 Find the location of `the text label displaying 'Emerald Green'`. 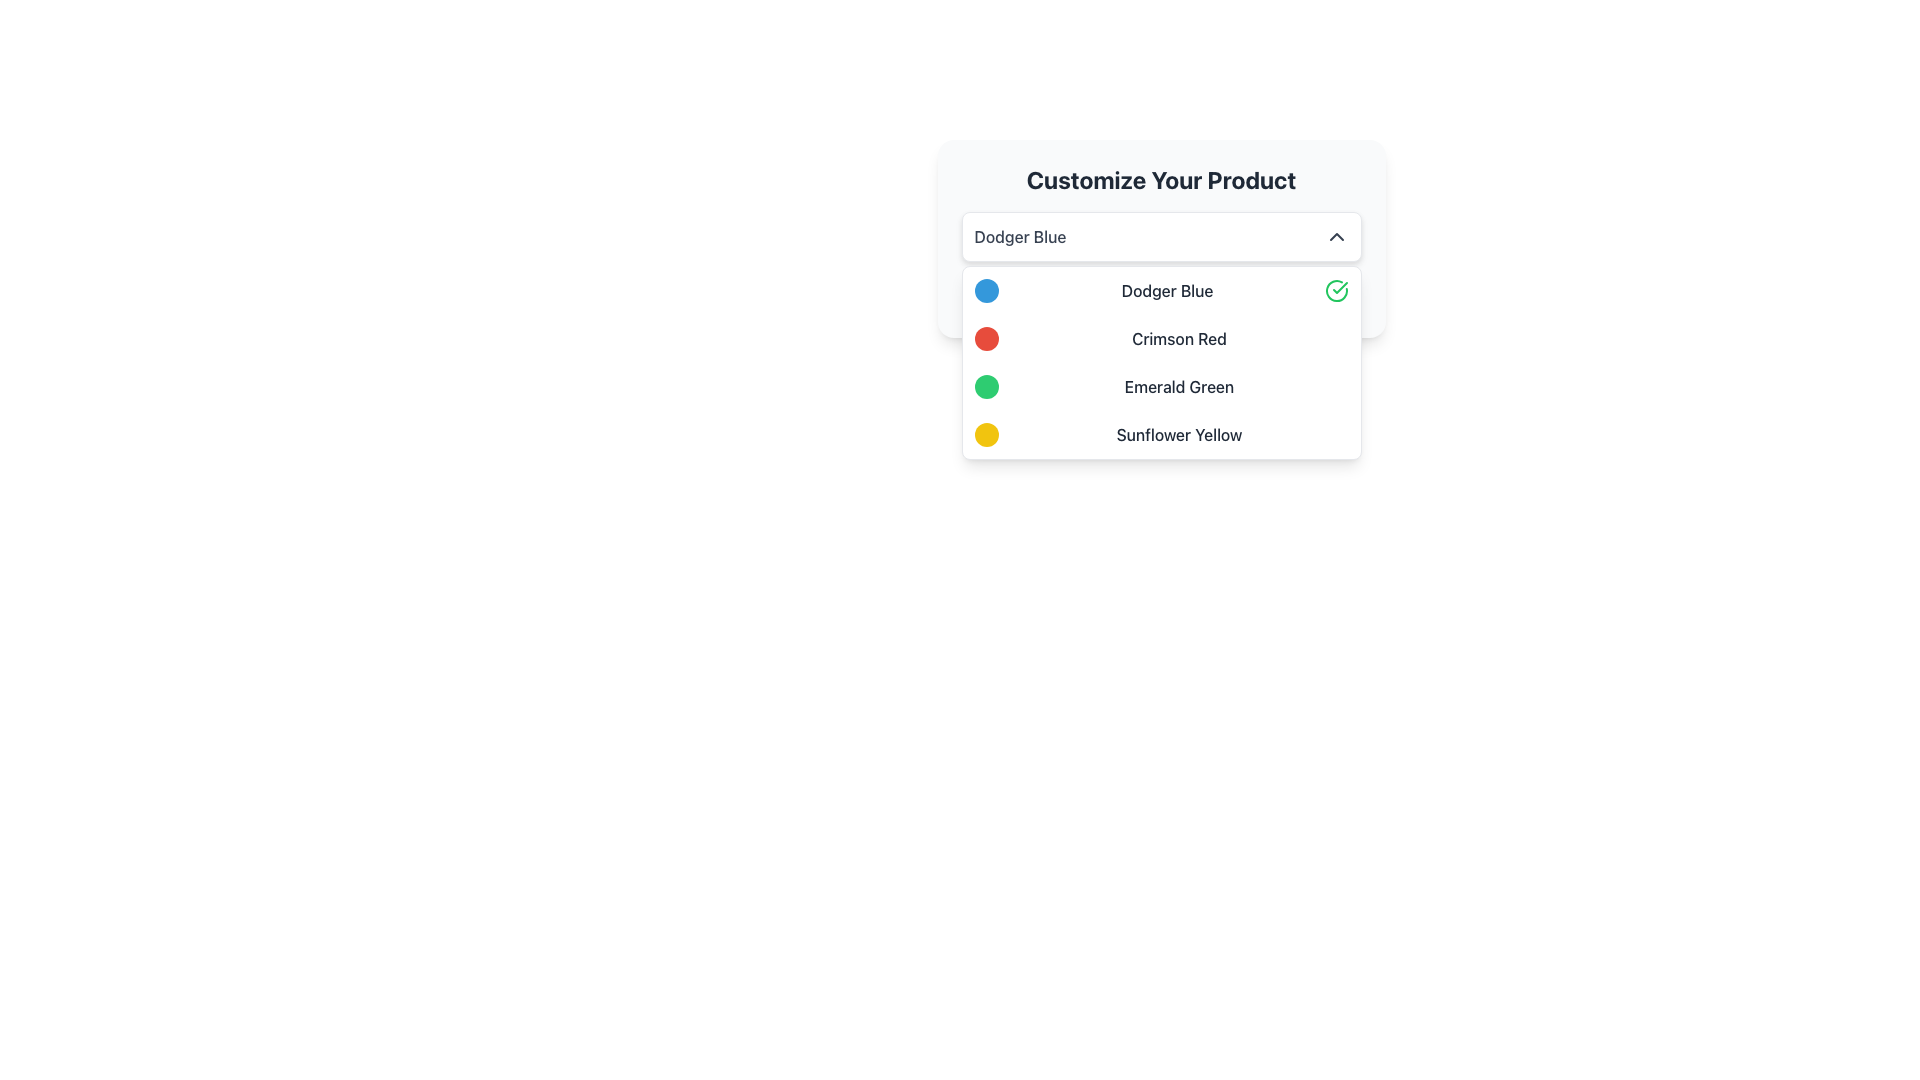

the text label displaying 'Emerald Green' is located at coordinates (1179, 386).